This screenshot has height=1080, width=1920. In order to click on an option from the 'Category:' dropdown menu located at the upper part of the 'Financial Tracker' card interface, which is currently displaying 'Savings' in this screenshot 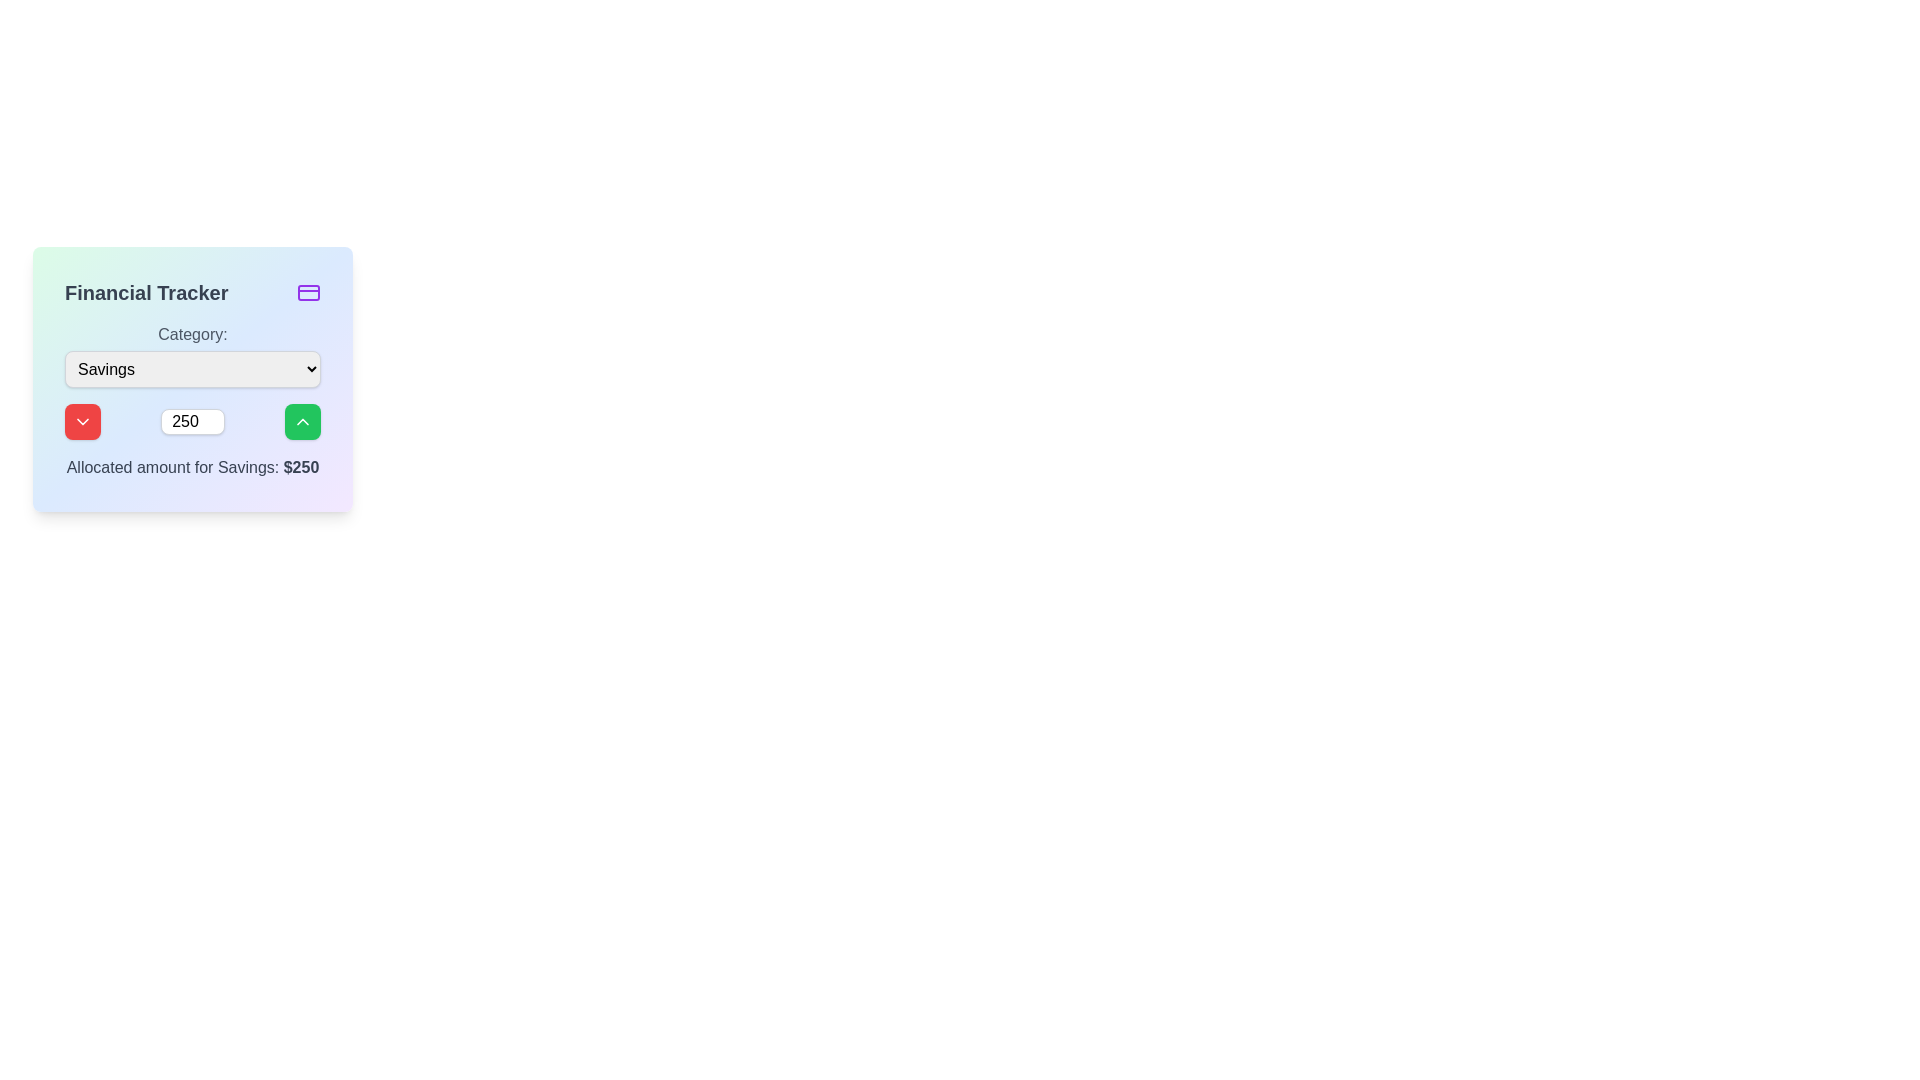, I will do `click(192, 353)`.